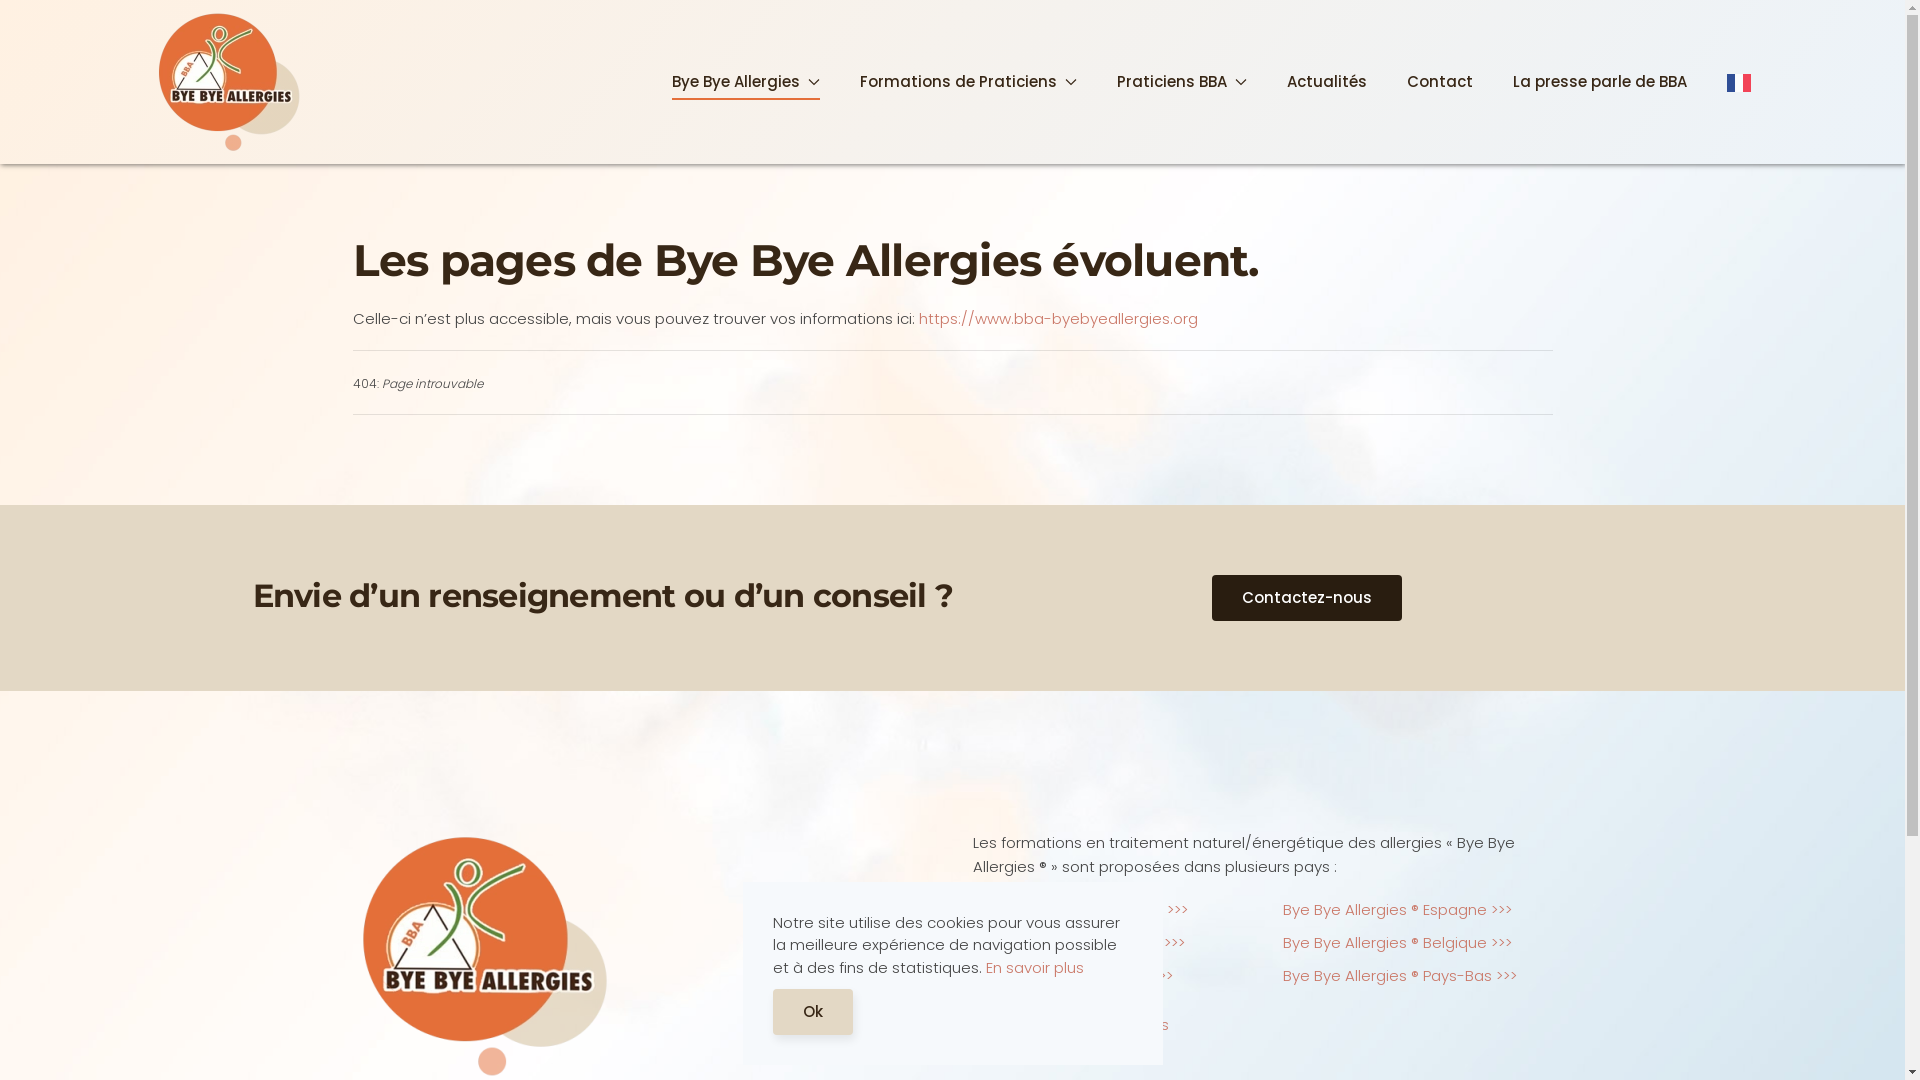 The image size is (1920, 1080). What do you see at coordinates (811, 1011) in the screenshot?
I see `'Ok'` at bounding box center [811, 1011].